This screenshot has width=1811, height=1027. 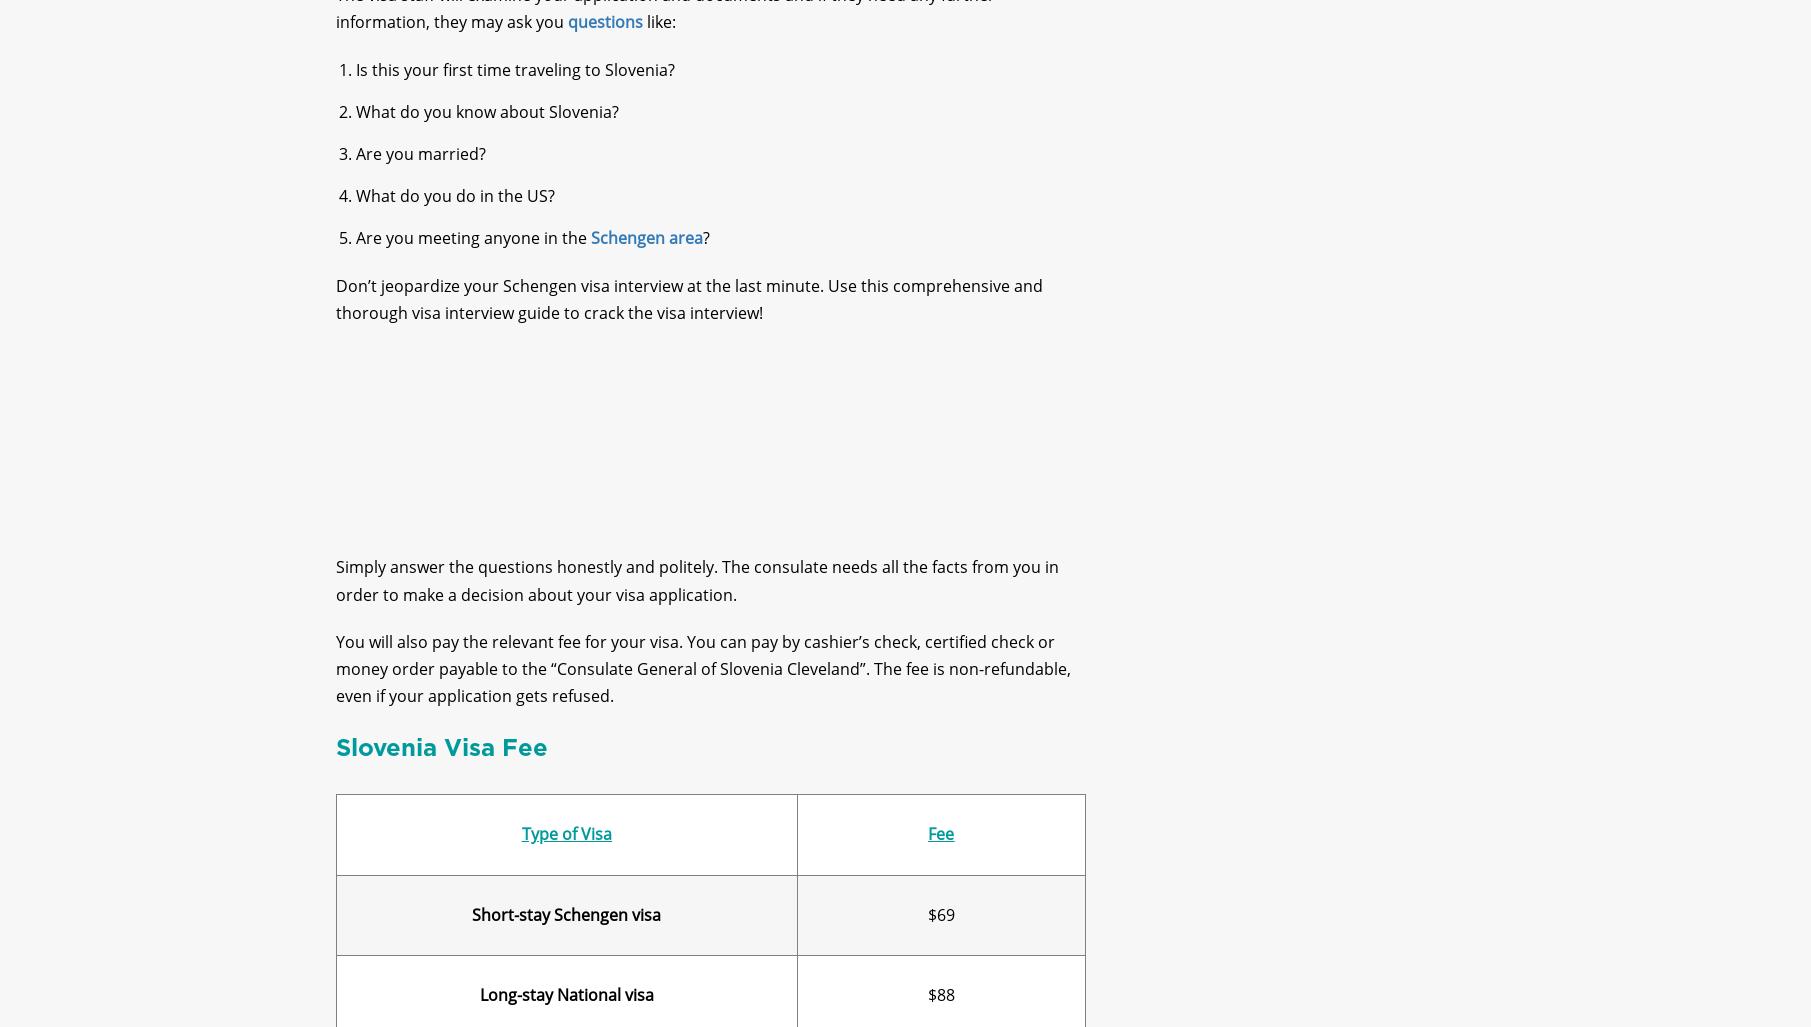 I want to click on 'The visa staff will examine your application and documents and if they need any further information, they may ask you', so click(x=664, y=25).